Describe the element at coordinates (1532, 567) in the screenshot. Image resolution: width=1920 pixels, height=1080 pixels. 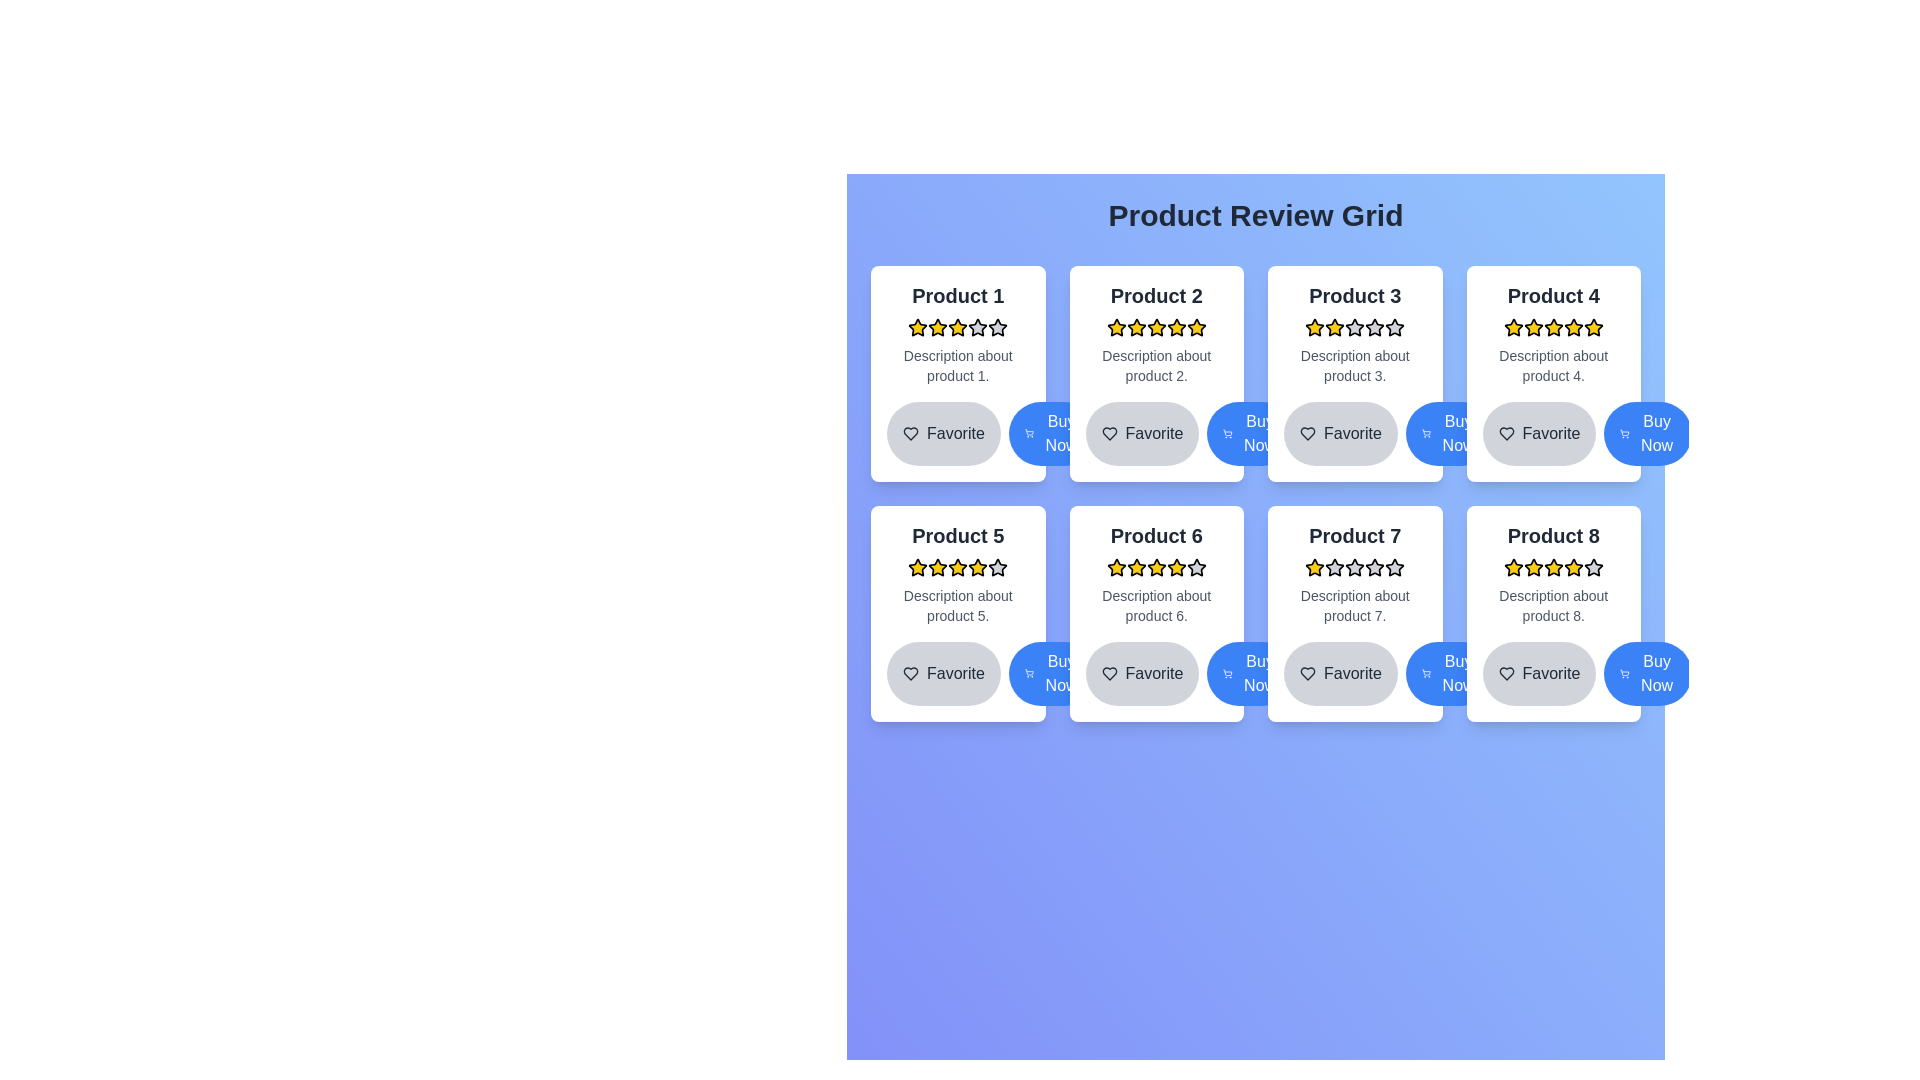
I see `the yellow star icon with a black outline, which is the third star in the rating section of the card for 'Product 8'` at that location.